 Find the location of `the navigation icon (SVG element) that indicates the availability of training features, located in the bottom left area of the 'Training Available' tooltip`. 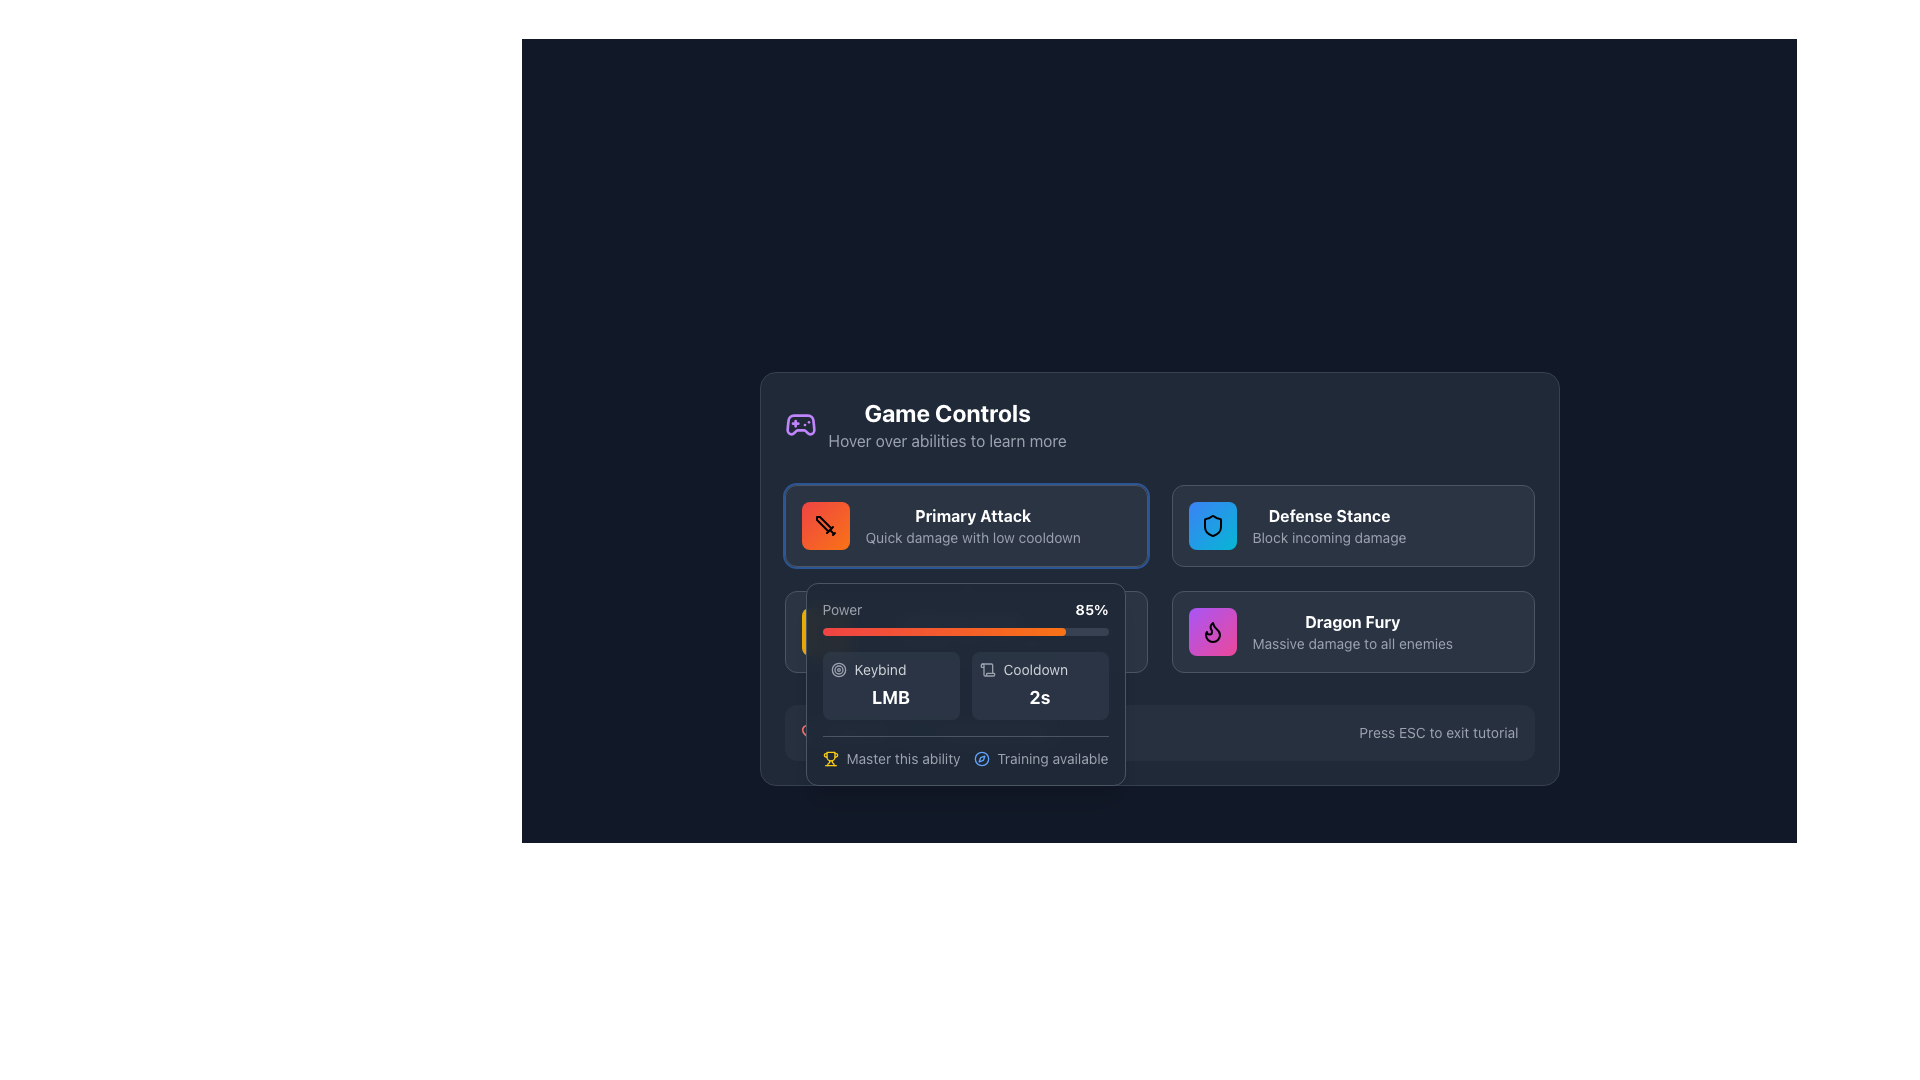

the navigation icon (SVG element) that indicates the availability of training features, located in the bottom left area of the 'Training Available' tooltip is located at coordinates (981, 759).